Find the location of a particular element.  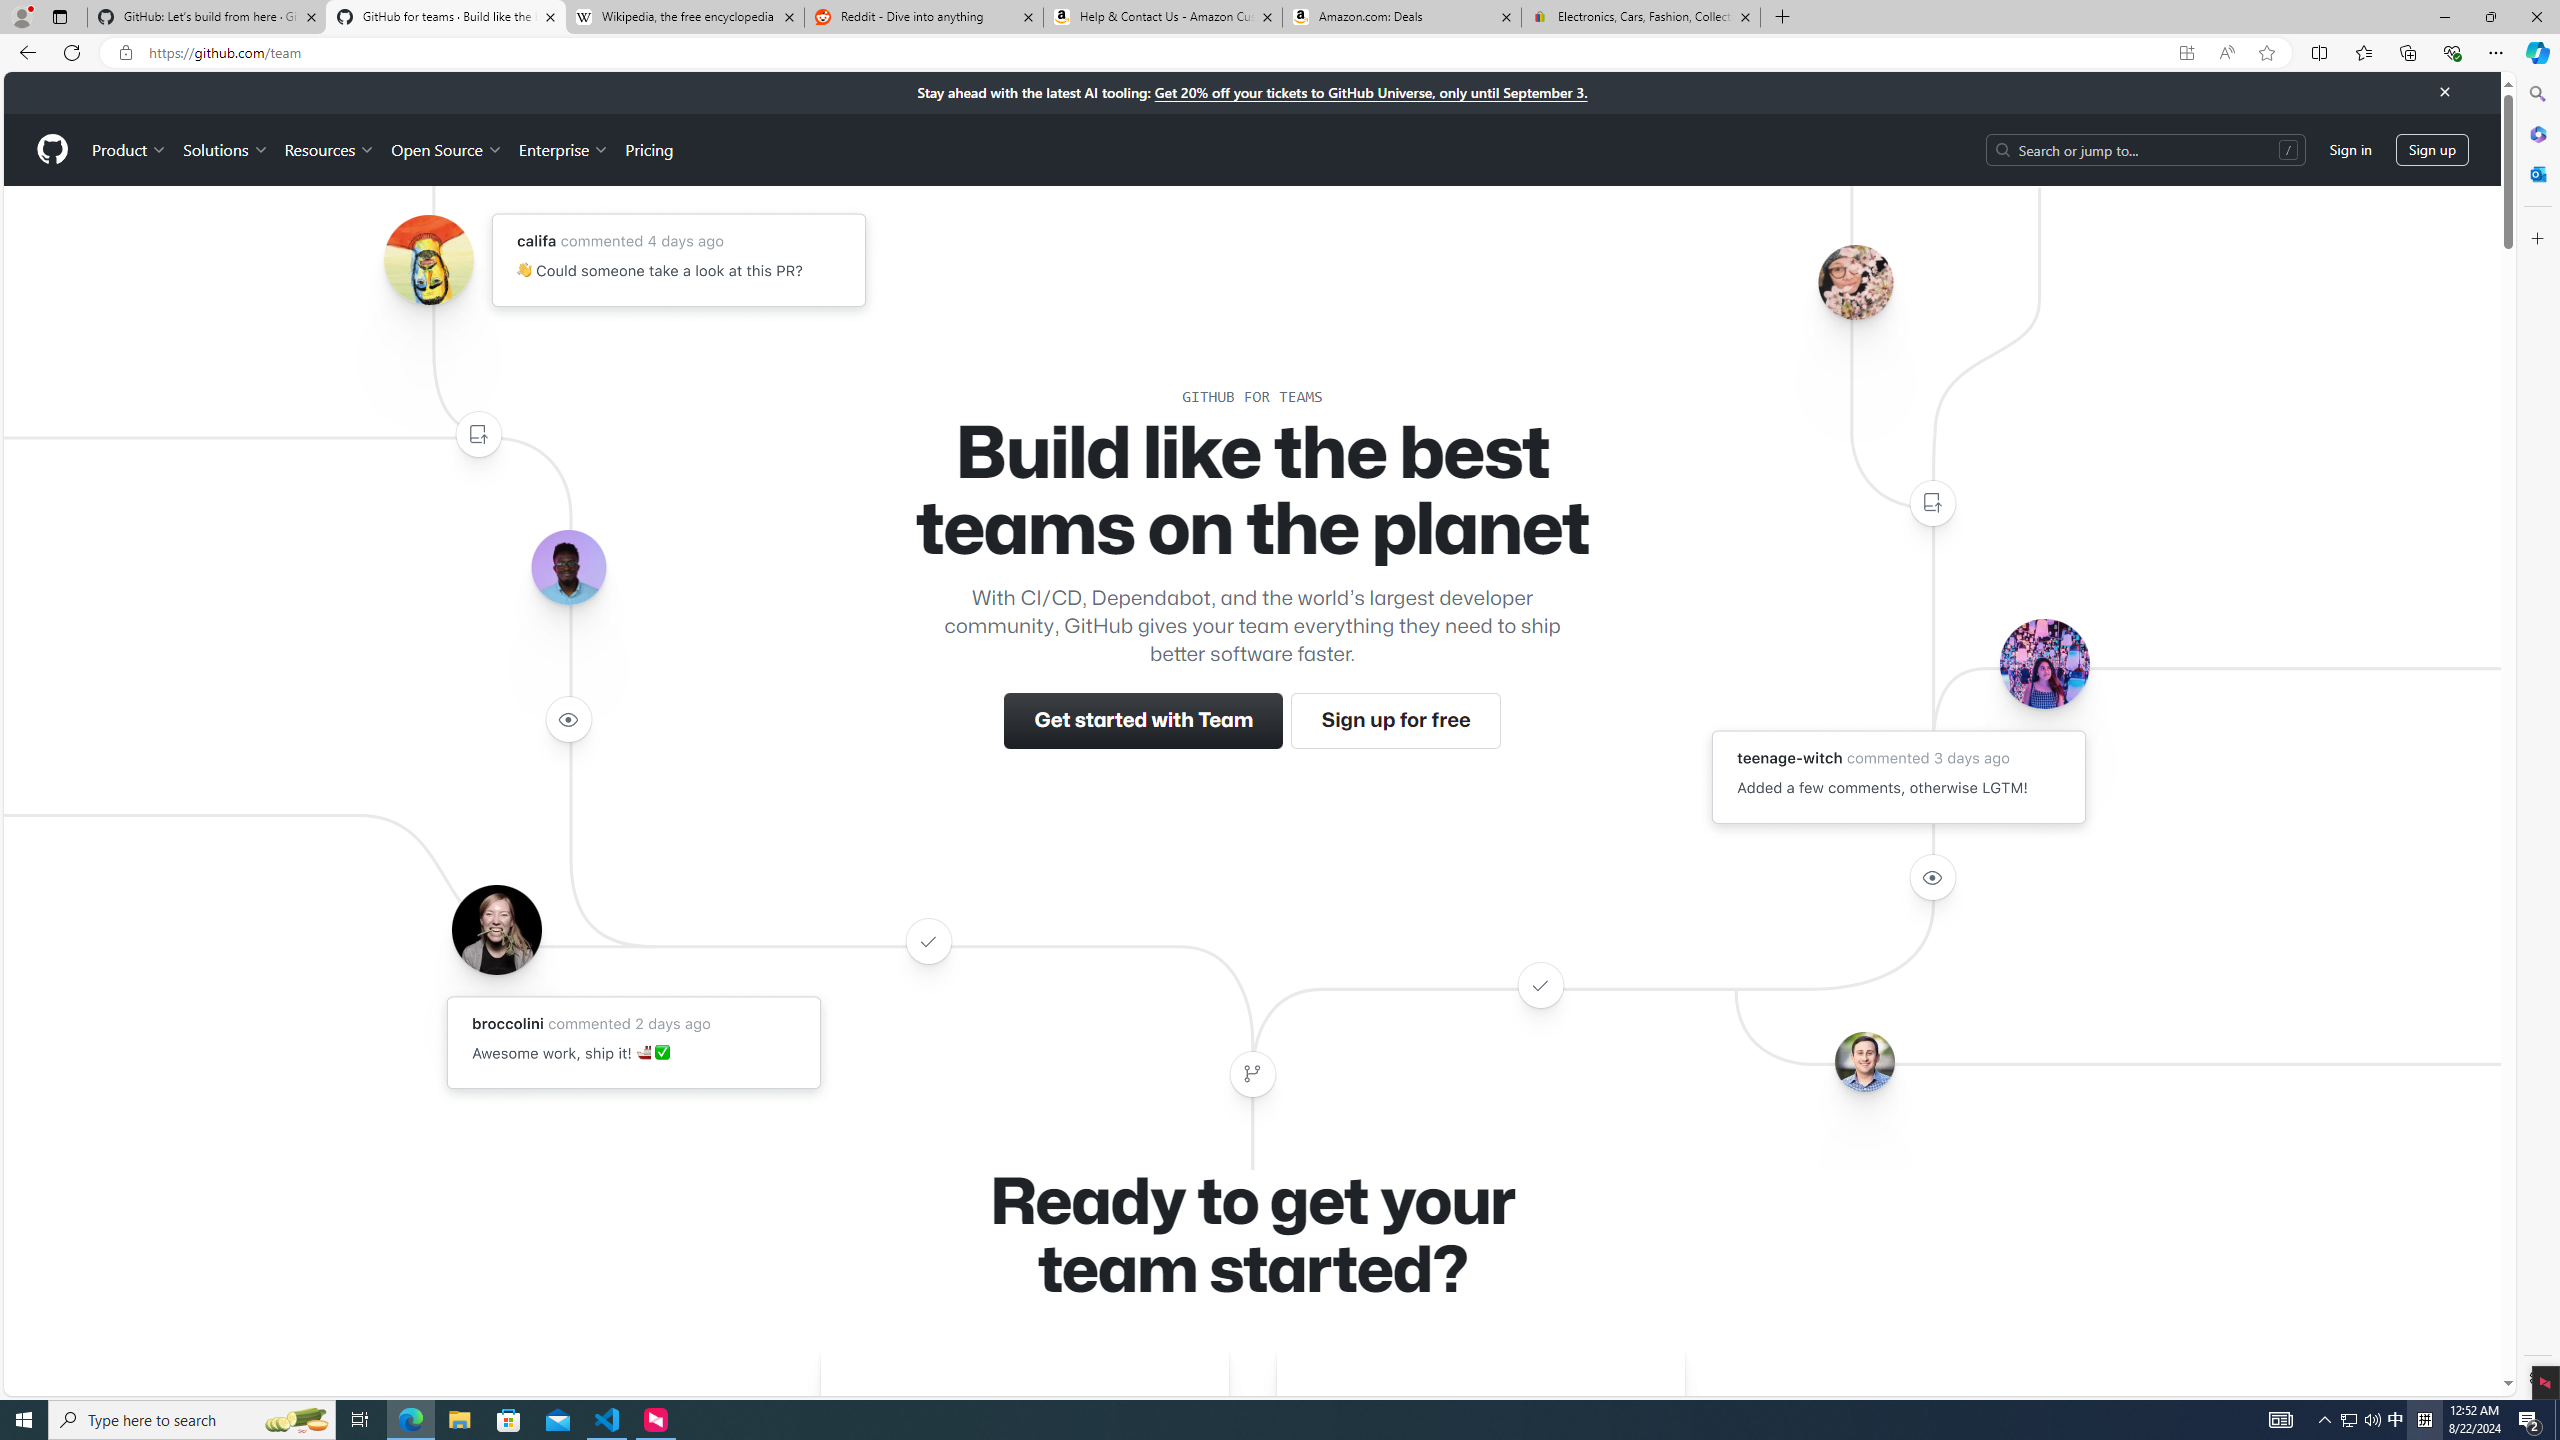

'Pricing' is located at coordinates (648, 149).